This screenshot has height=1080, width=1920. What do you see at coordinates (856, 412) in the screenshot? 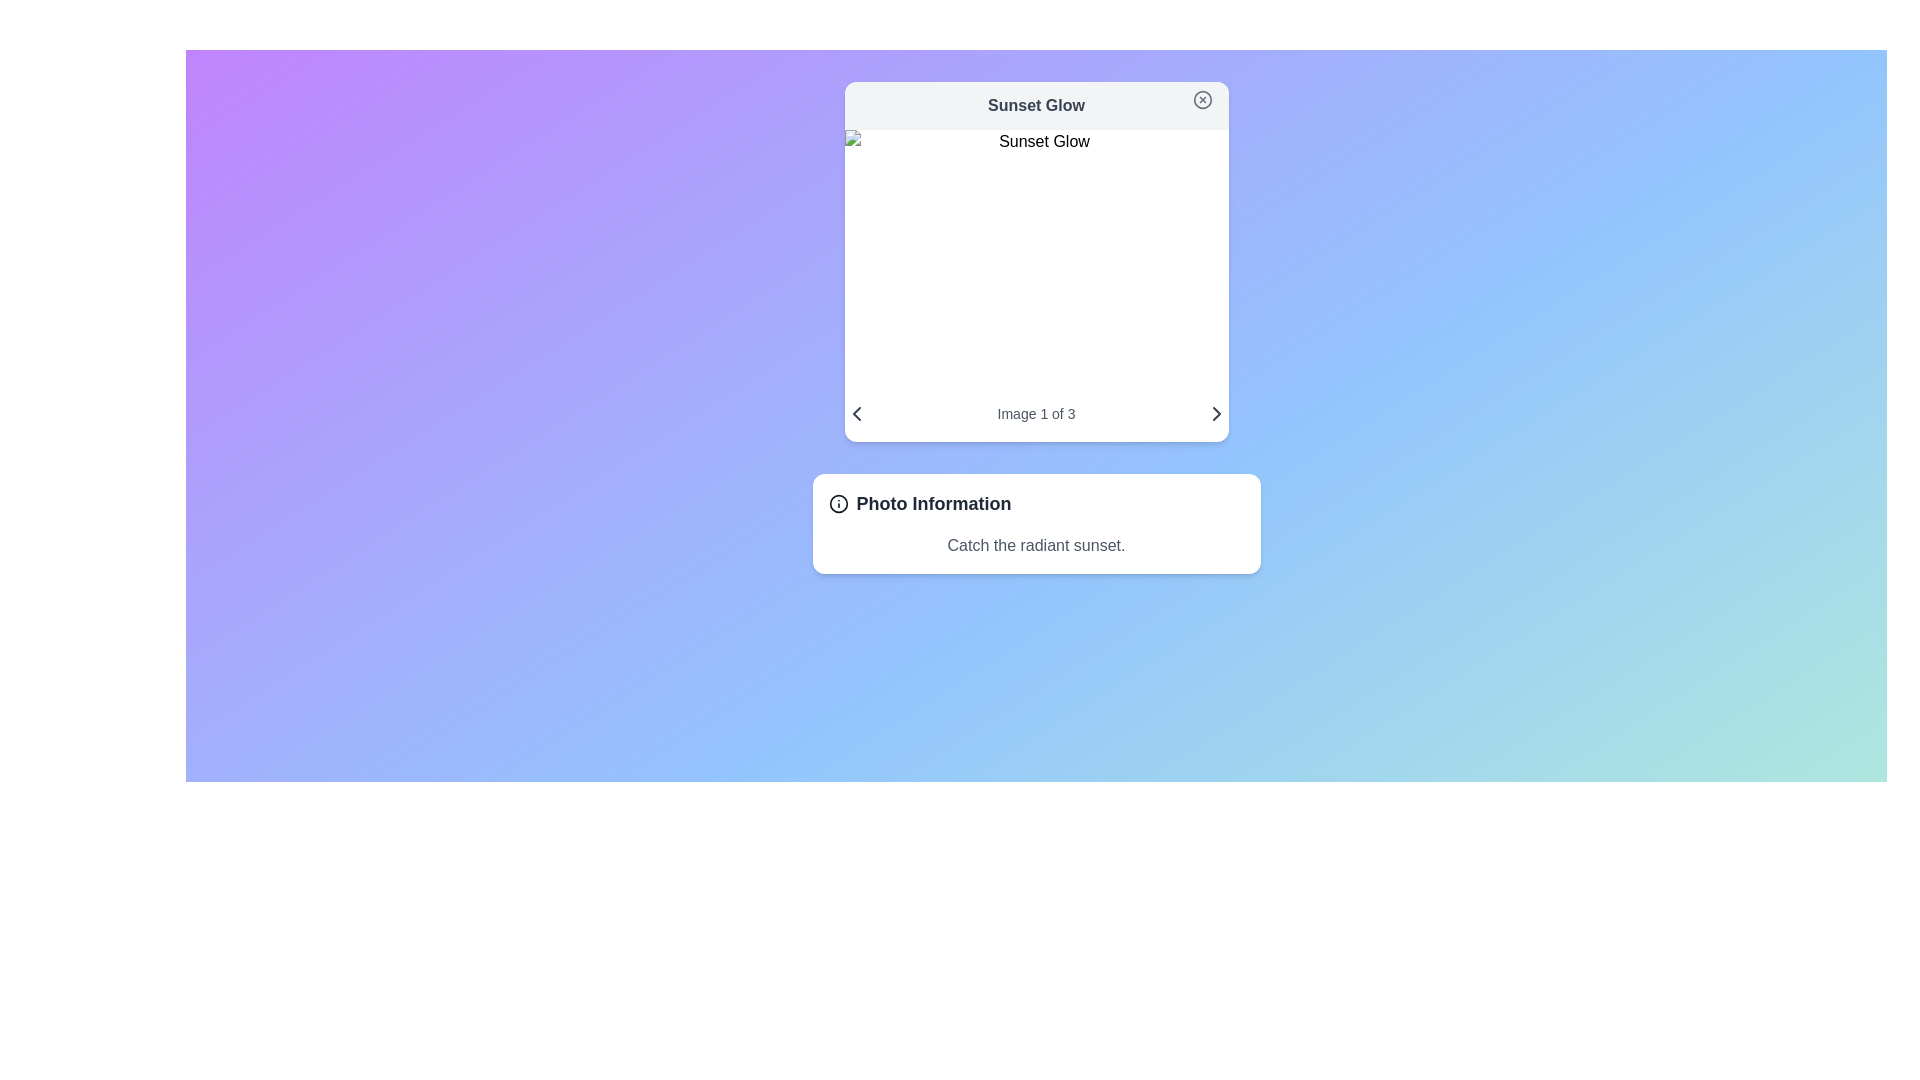
I see `the navigation arrow icon located on the left side of the horizontal navigation control group` at bounding box center [856, 412].